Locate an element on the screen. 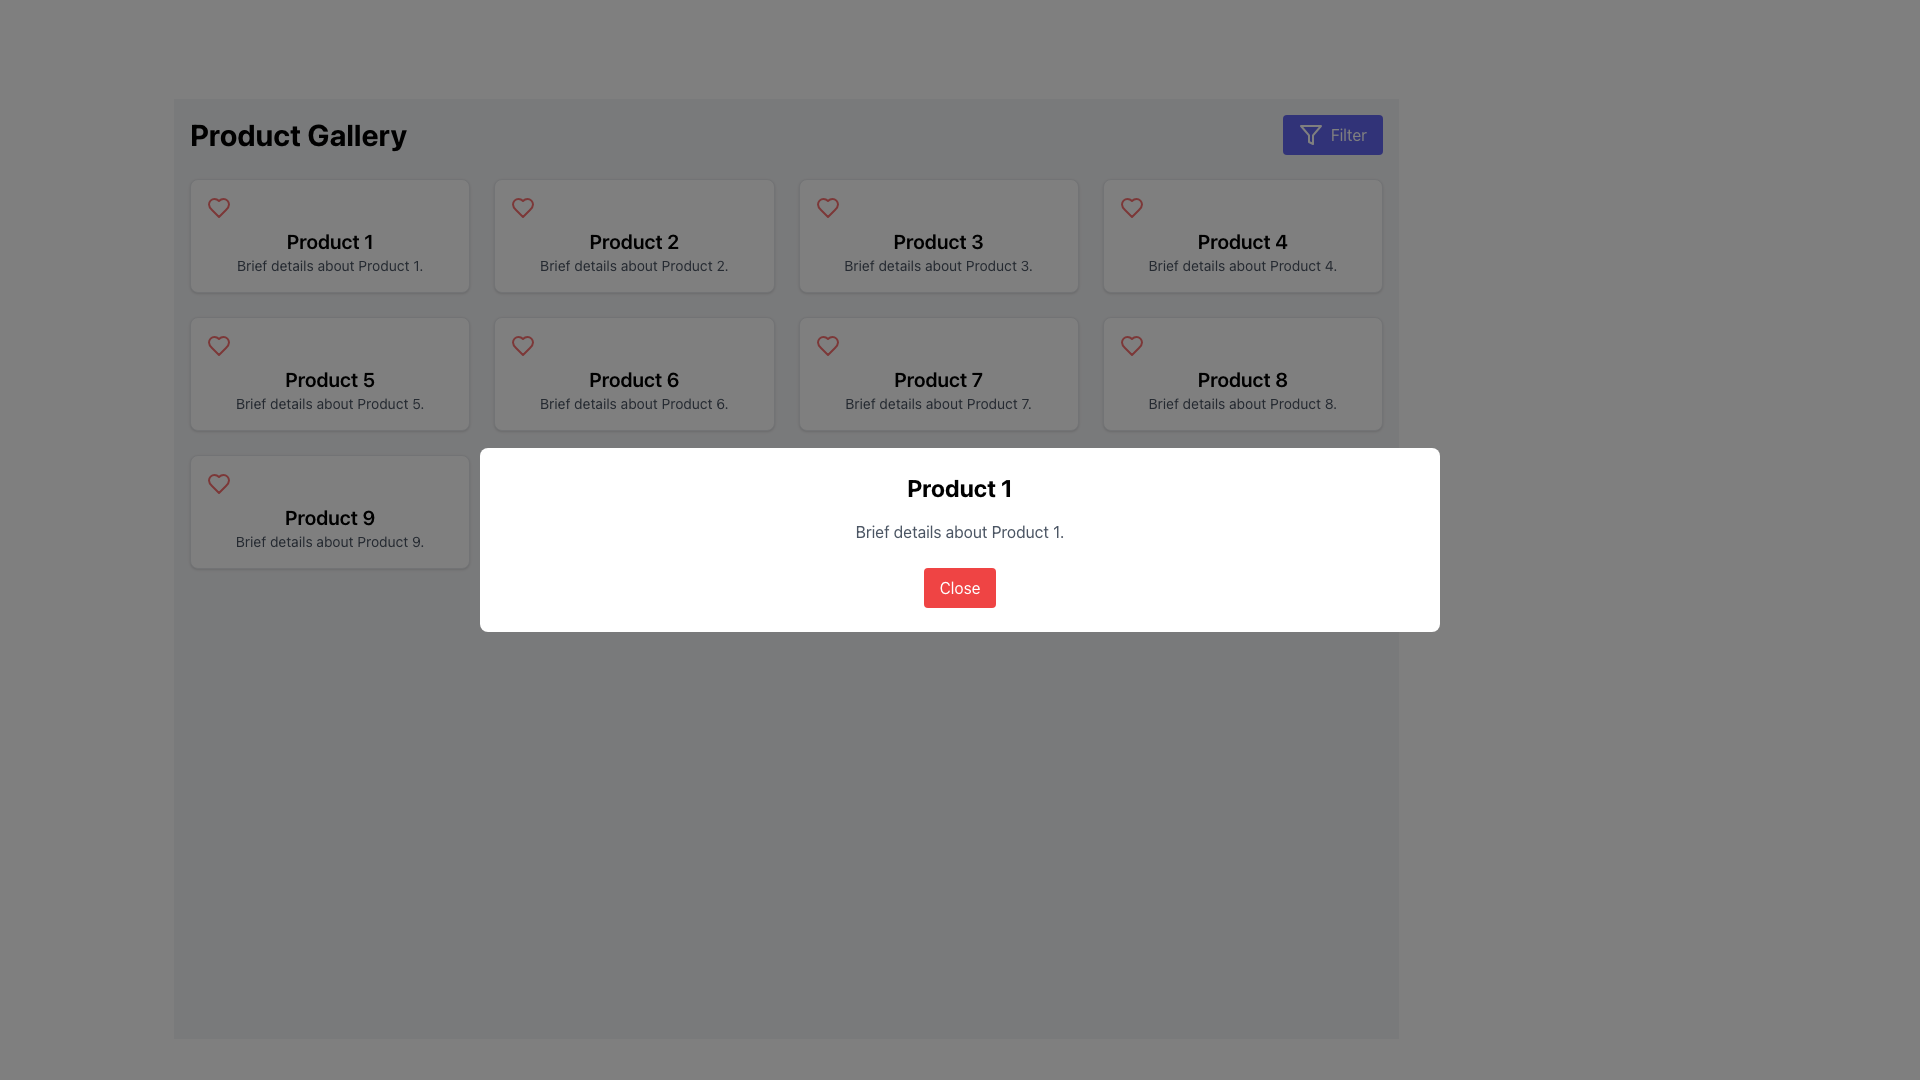 The image size is (1920, 1080). the heart-shaped icon located on the card labeled 'Product 5' in the 'Product Gallery' is located at coordinates (219, 345).